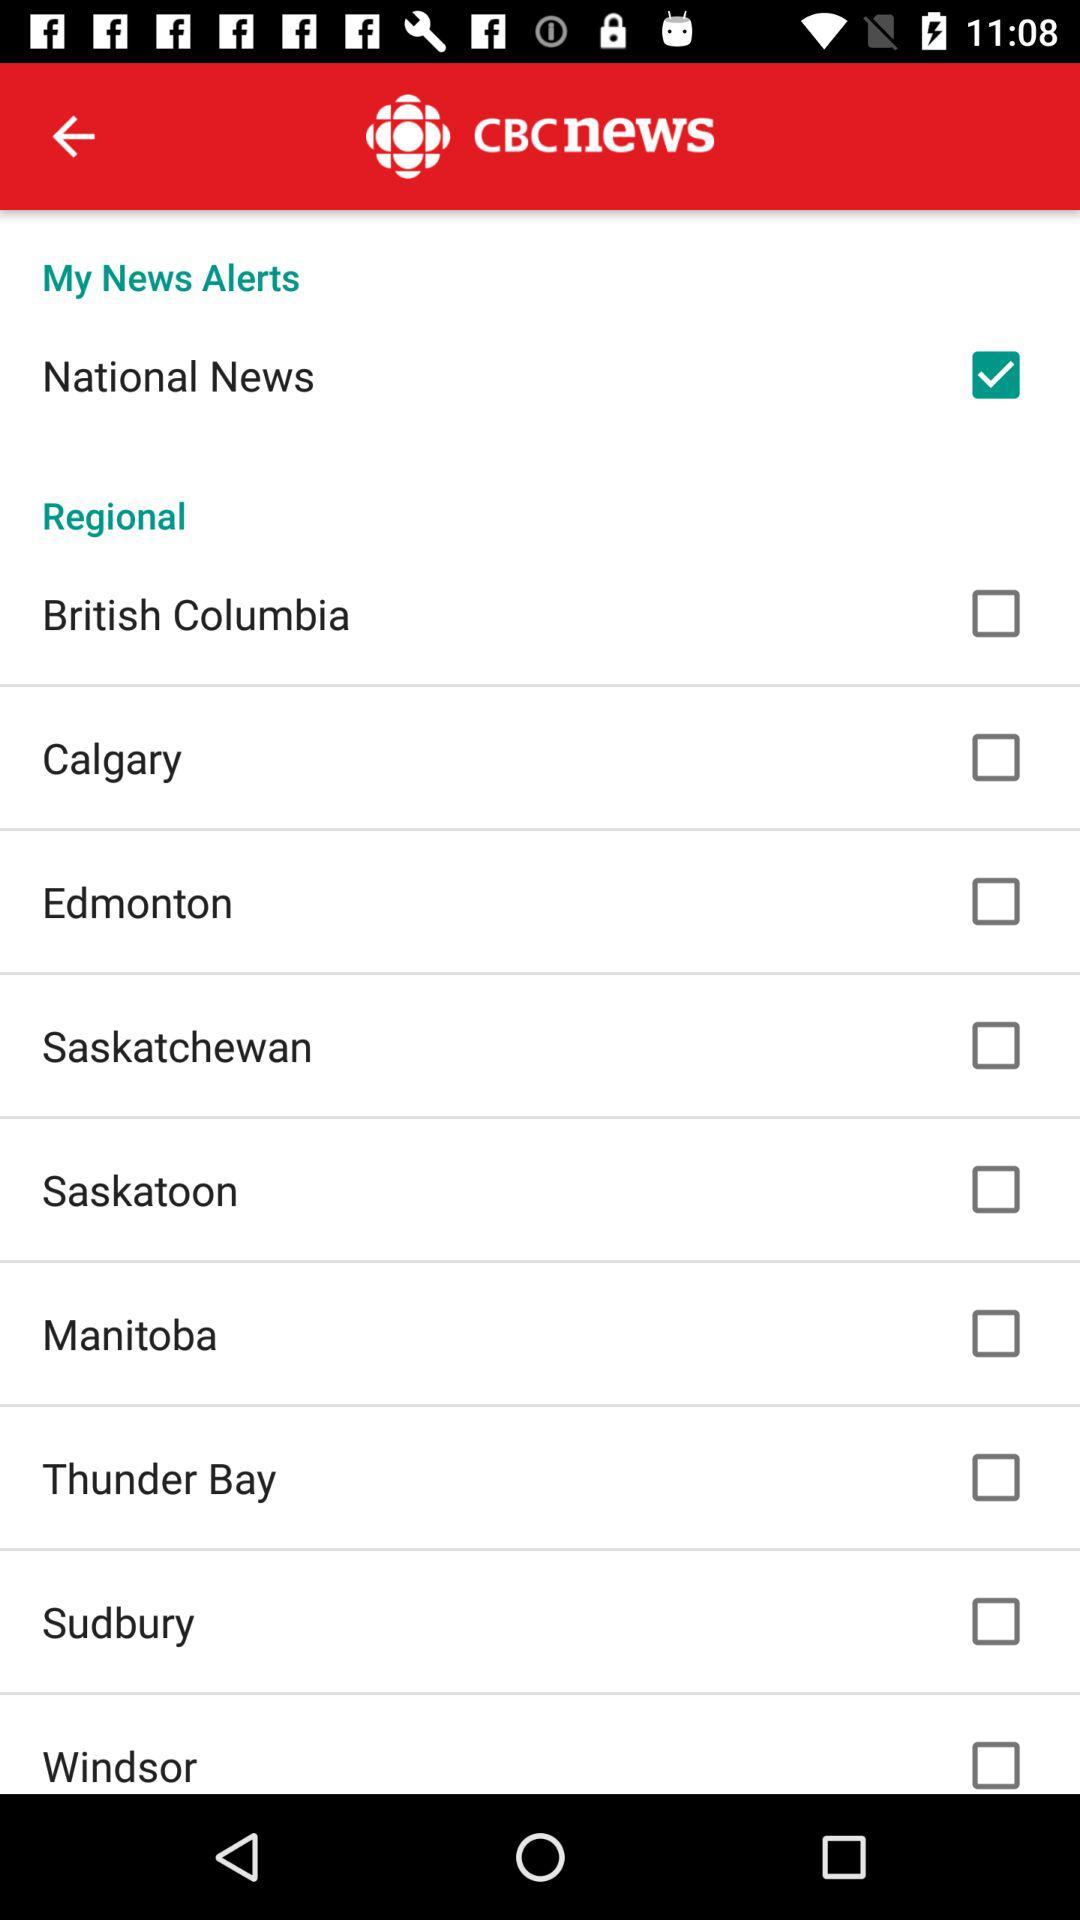 The width and height of the screenshot is (1080, 1920). What do you see at coordinates (112, 756) in the screenshot?
I see `the calgary icon` at bounding box center [112, 756].